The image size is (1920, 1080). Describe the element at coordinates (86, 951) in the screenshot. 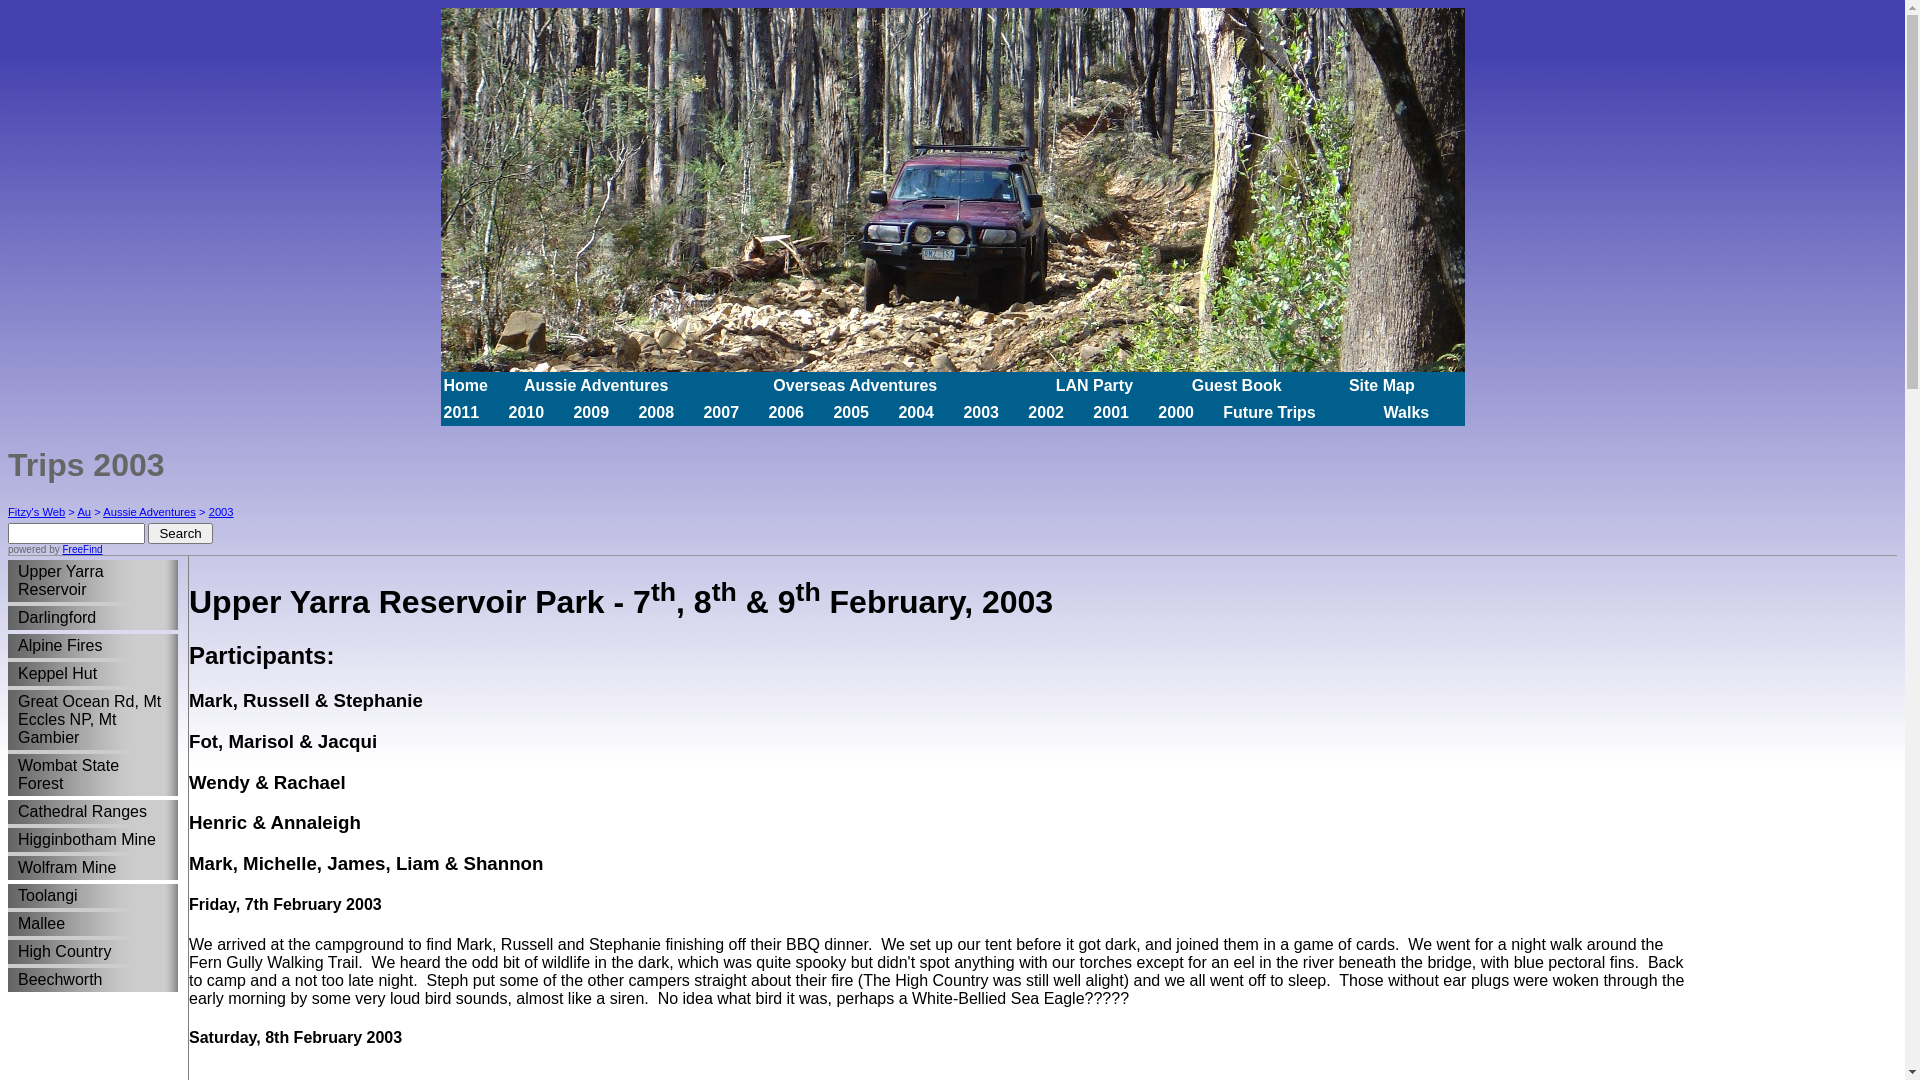

I see `'High Country'` at that location.